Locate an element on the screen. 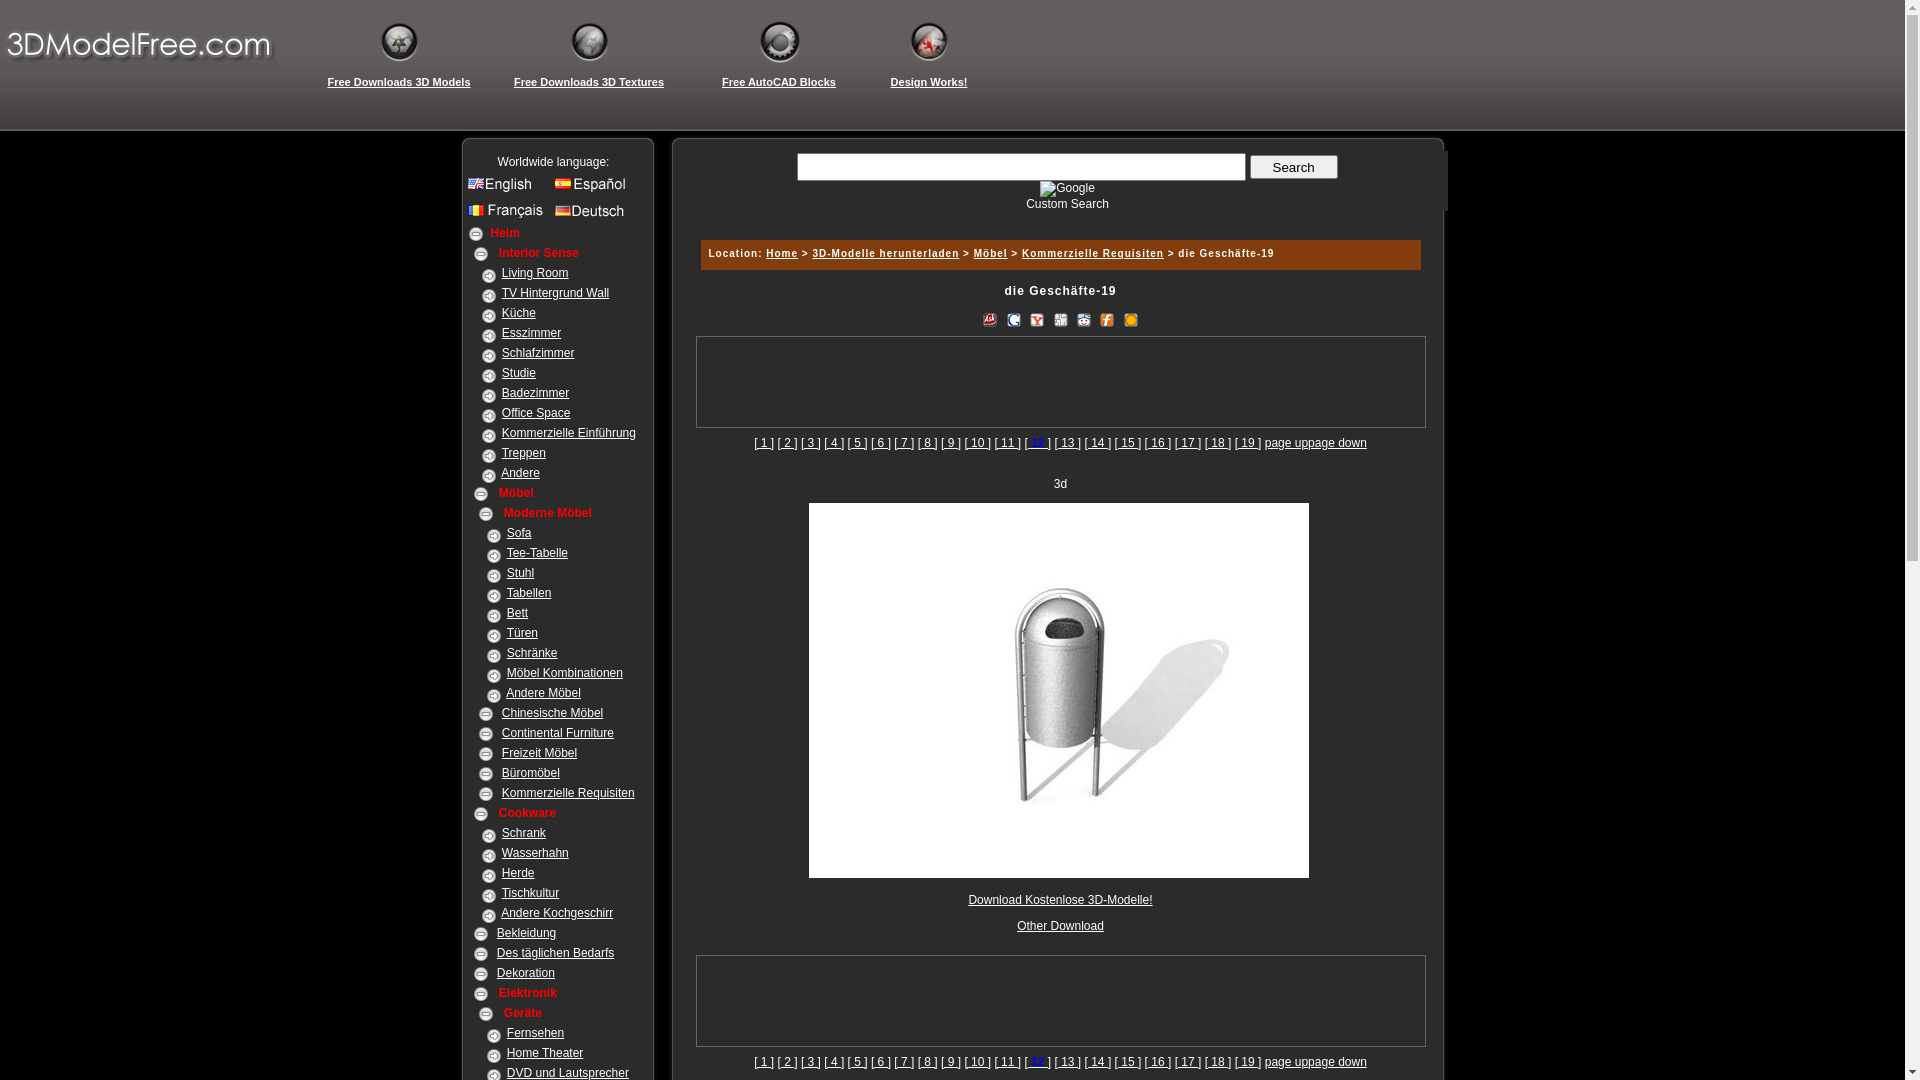 The height and width of the screenshot is (1080, 1920). 'Living Room' is located at coordinates (535, 273).